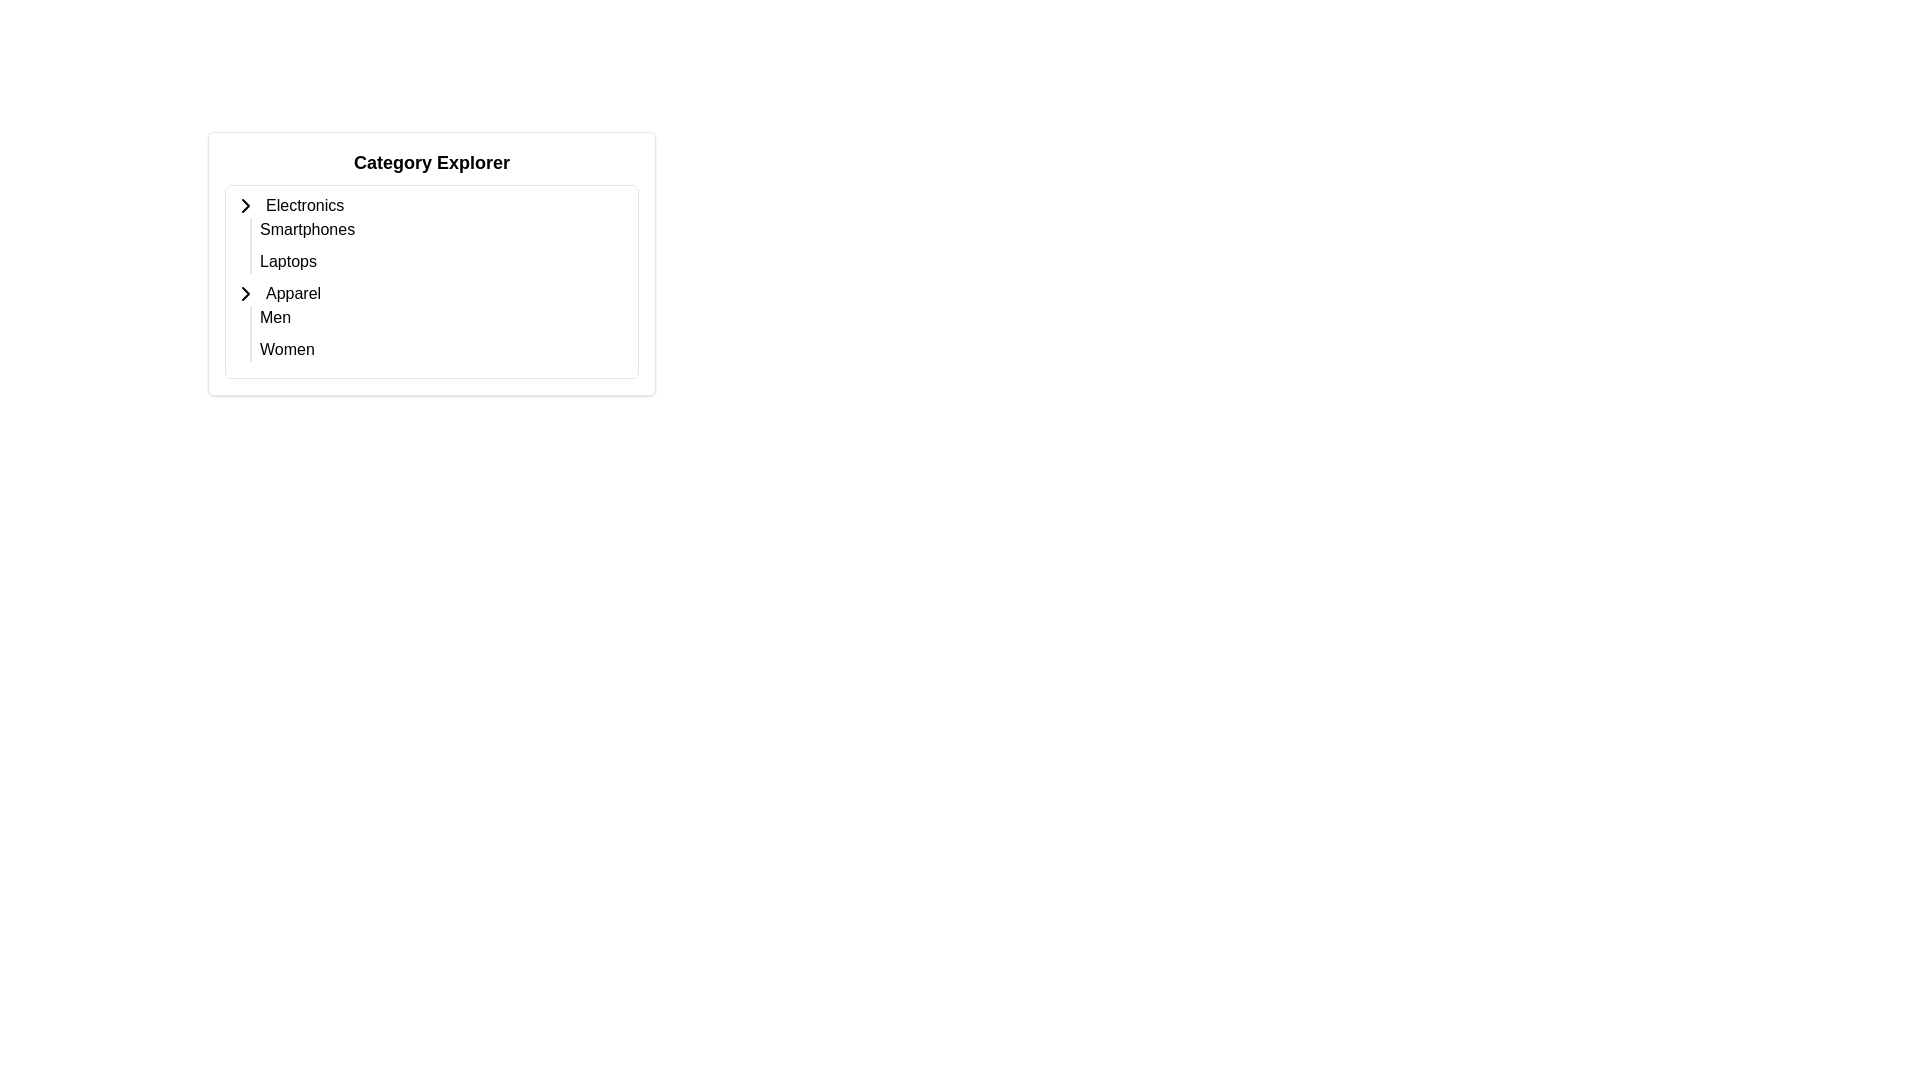 The image size is (1920, 1080). What do you see at coordinates (286, 349) in the screenshot?
I see `the 'Women' label in the 'Apparel' subgroup of the 'Category Explorer' menu, which is located directly below the 'Men' label` at bounding box center [286, 349].